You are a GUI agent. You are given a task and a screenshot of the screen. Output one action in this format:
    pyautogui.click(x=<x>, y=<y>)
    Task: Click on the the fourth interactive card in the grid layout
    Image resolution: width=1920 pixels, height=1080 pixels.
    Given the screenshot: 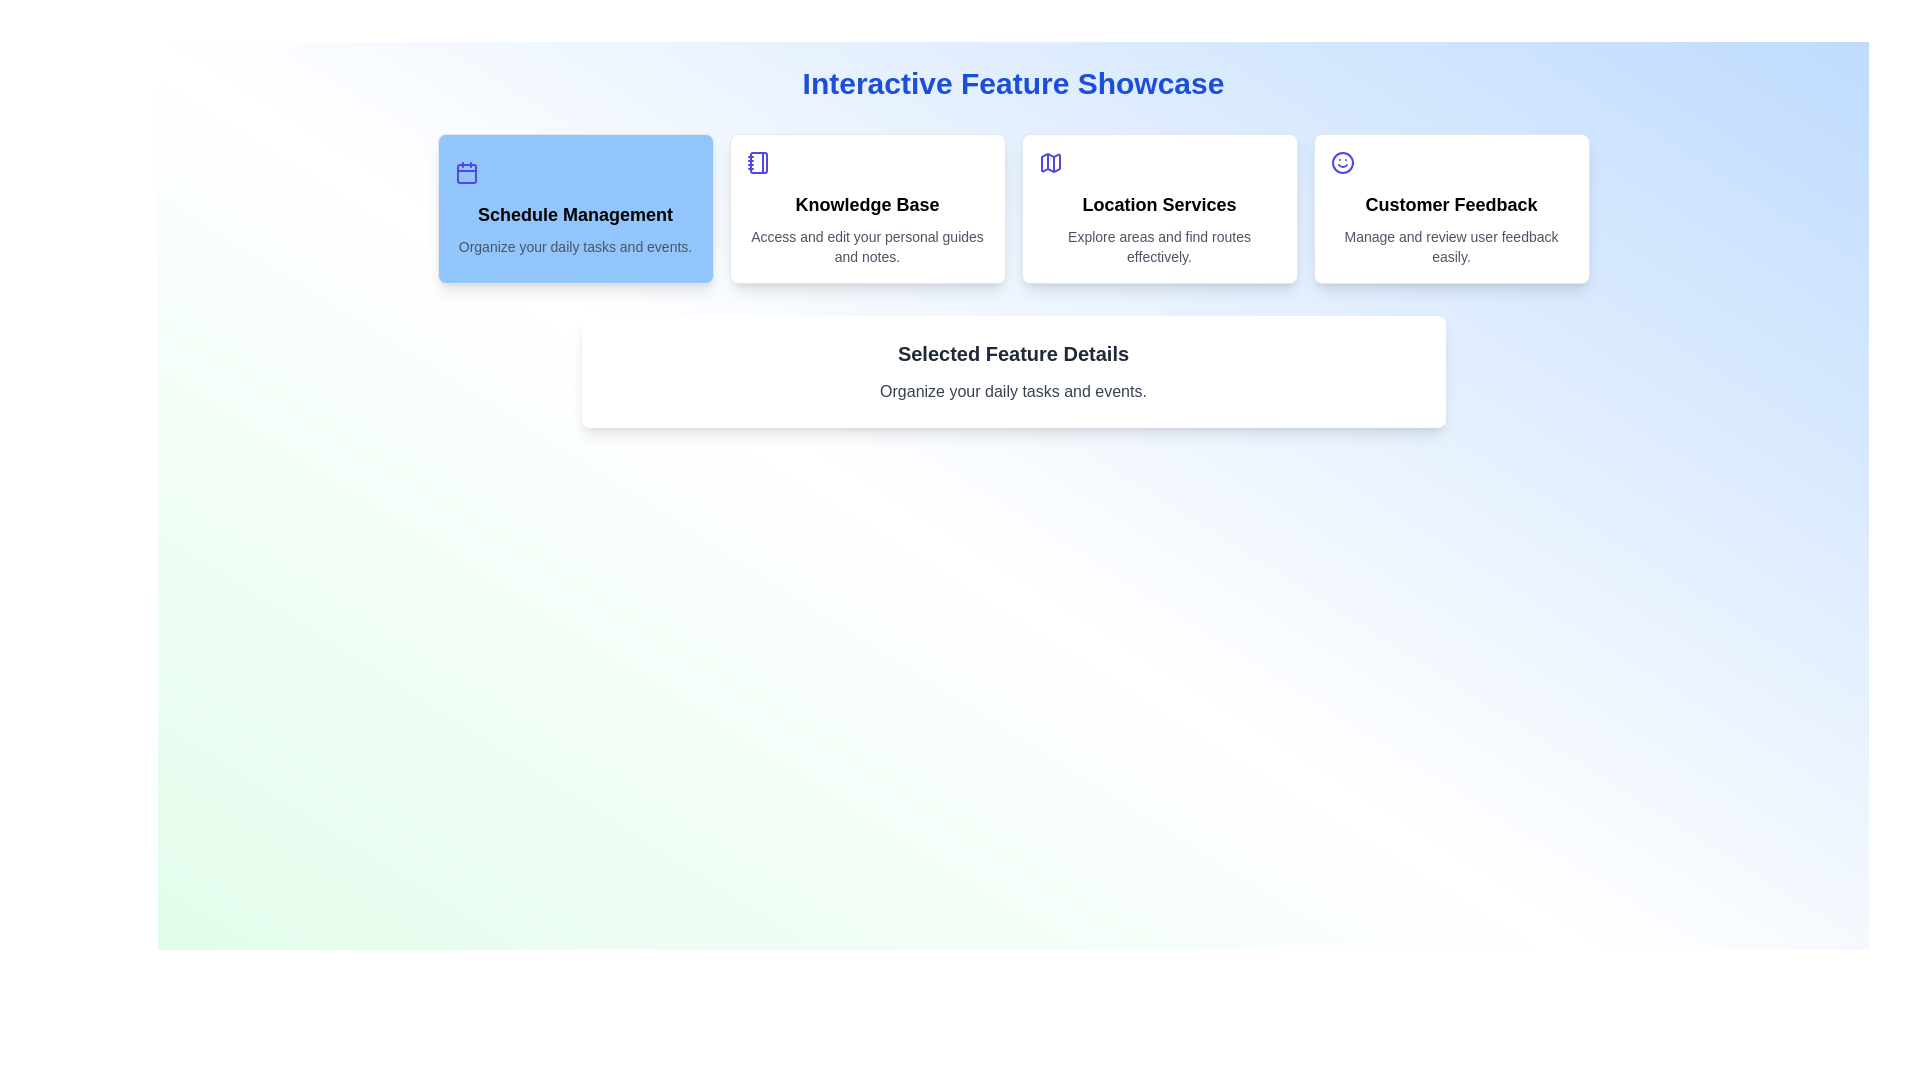 What is the action you would take?
    pyautogui.click(x=1451, y=208)
    